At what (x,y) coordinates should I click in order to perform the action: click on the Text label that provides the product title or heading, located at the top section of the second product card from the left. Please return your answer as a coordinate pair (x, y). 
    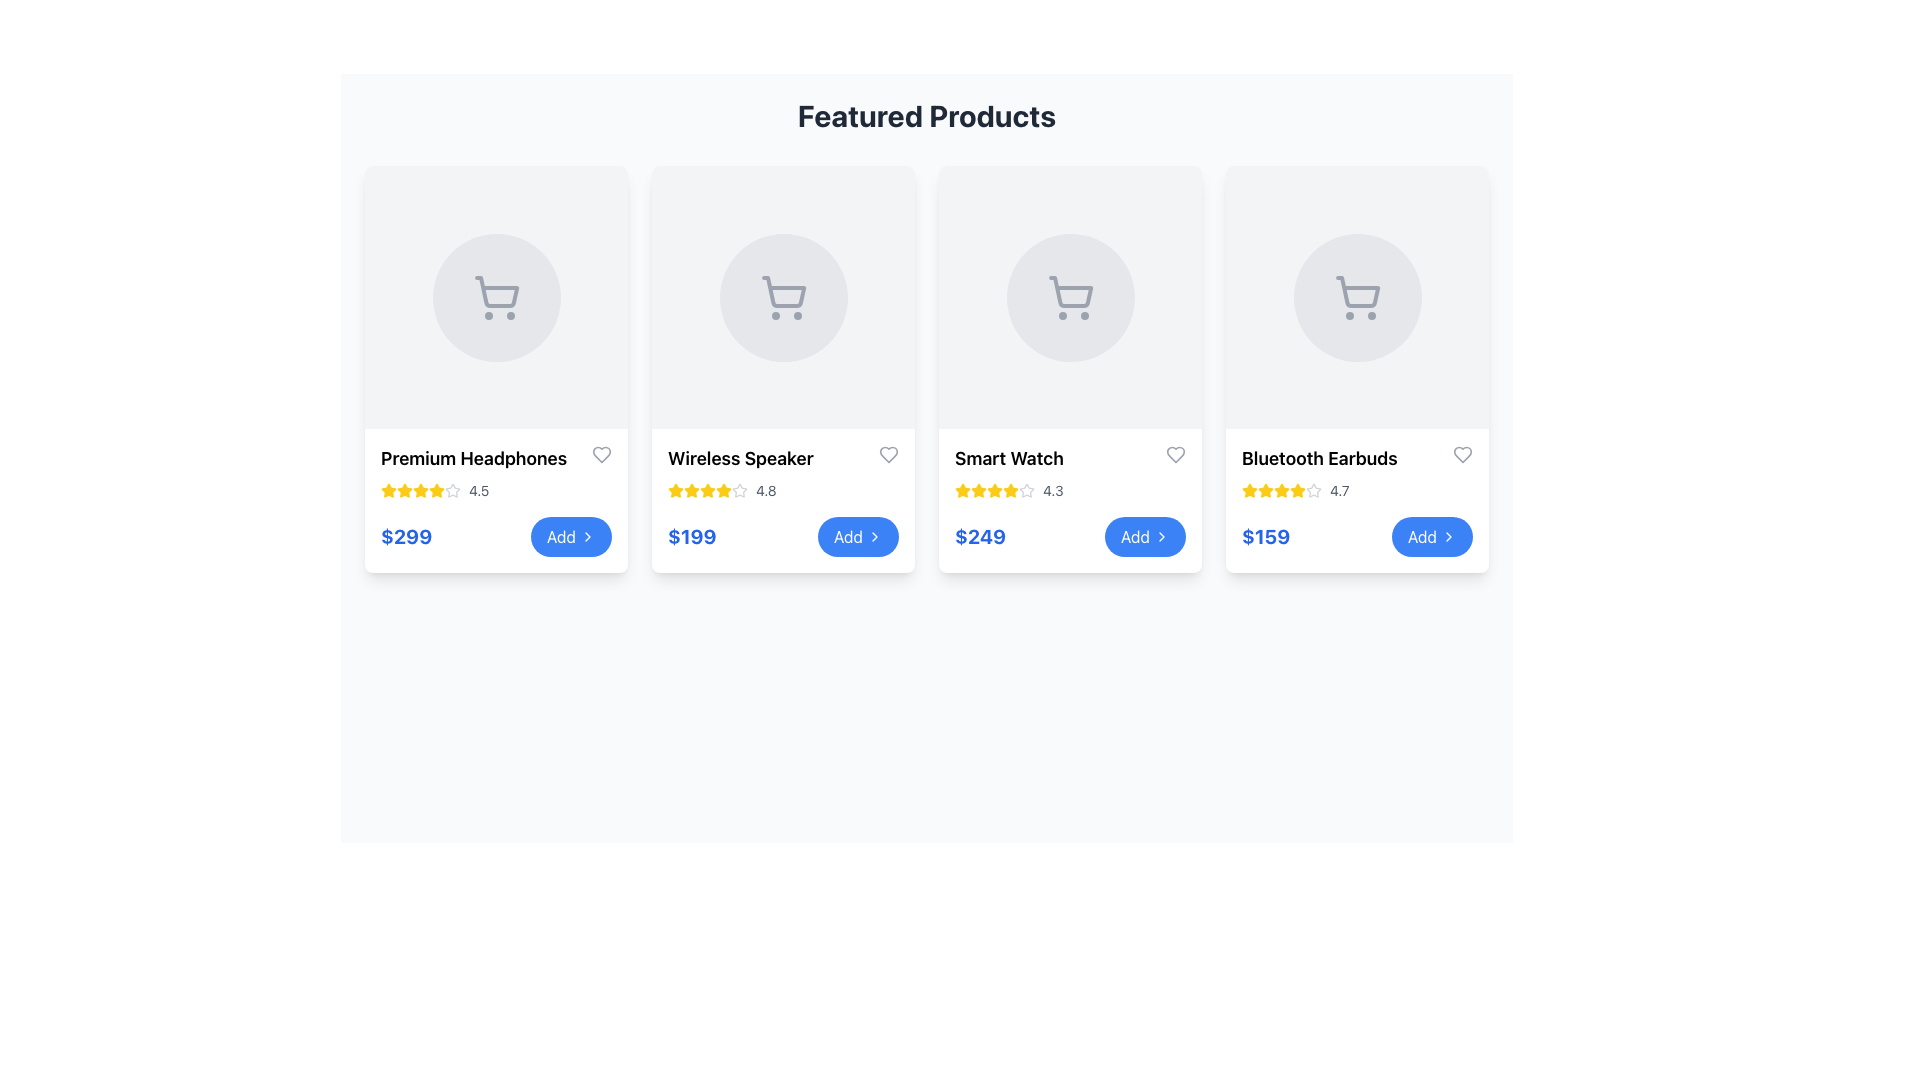
    Looking at the image, I should click on (782, 459).